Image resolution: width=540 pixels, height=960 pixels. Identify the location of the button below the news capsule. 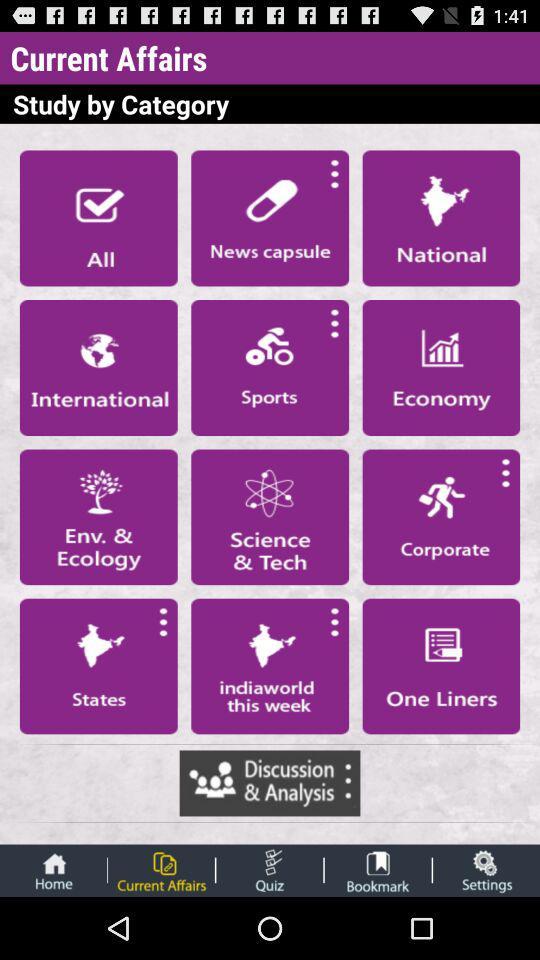
(270, 366).